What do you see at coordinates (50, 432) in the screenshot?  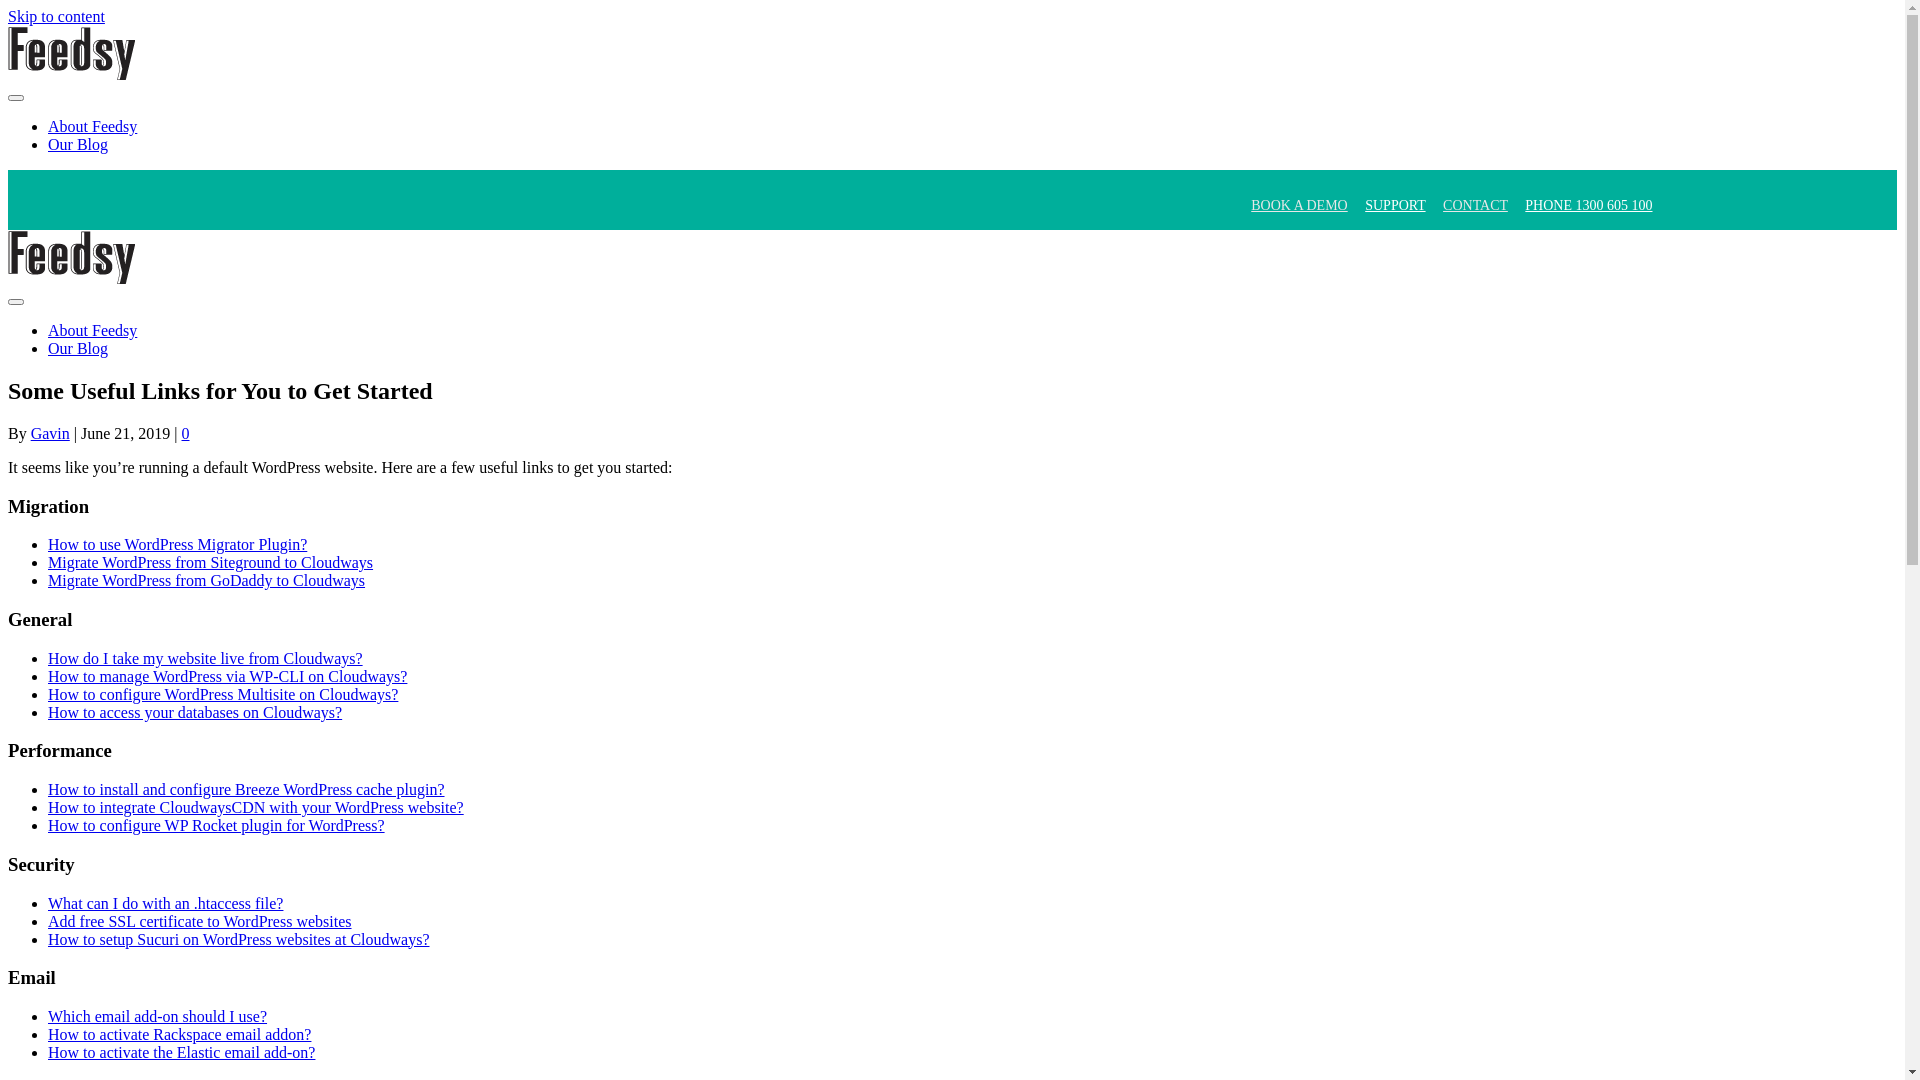 I see `'Gavin'` at bounding box center [50, 432].